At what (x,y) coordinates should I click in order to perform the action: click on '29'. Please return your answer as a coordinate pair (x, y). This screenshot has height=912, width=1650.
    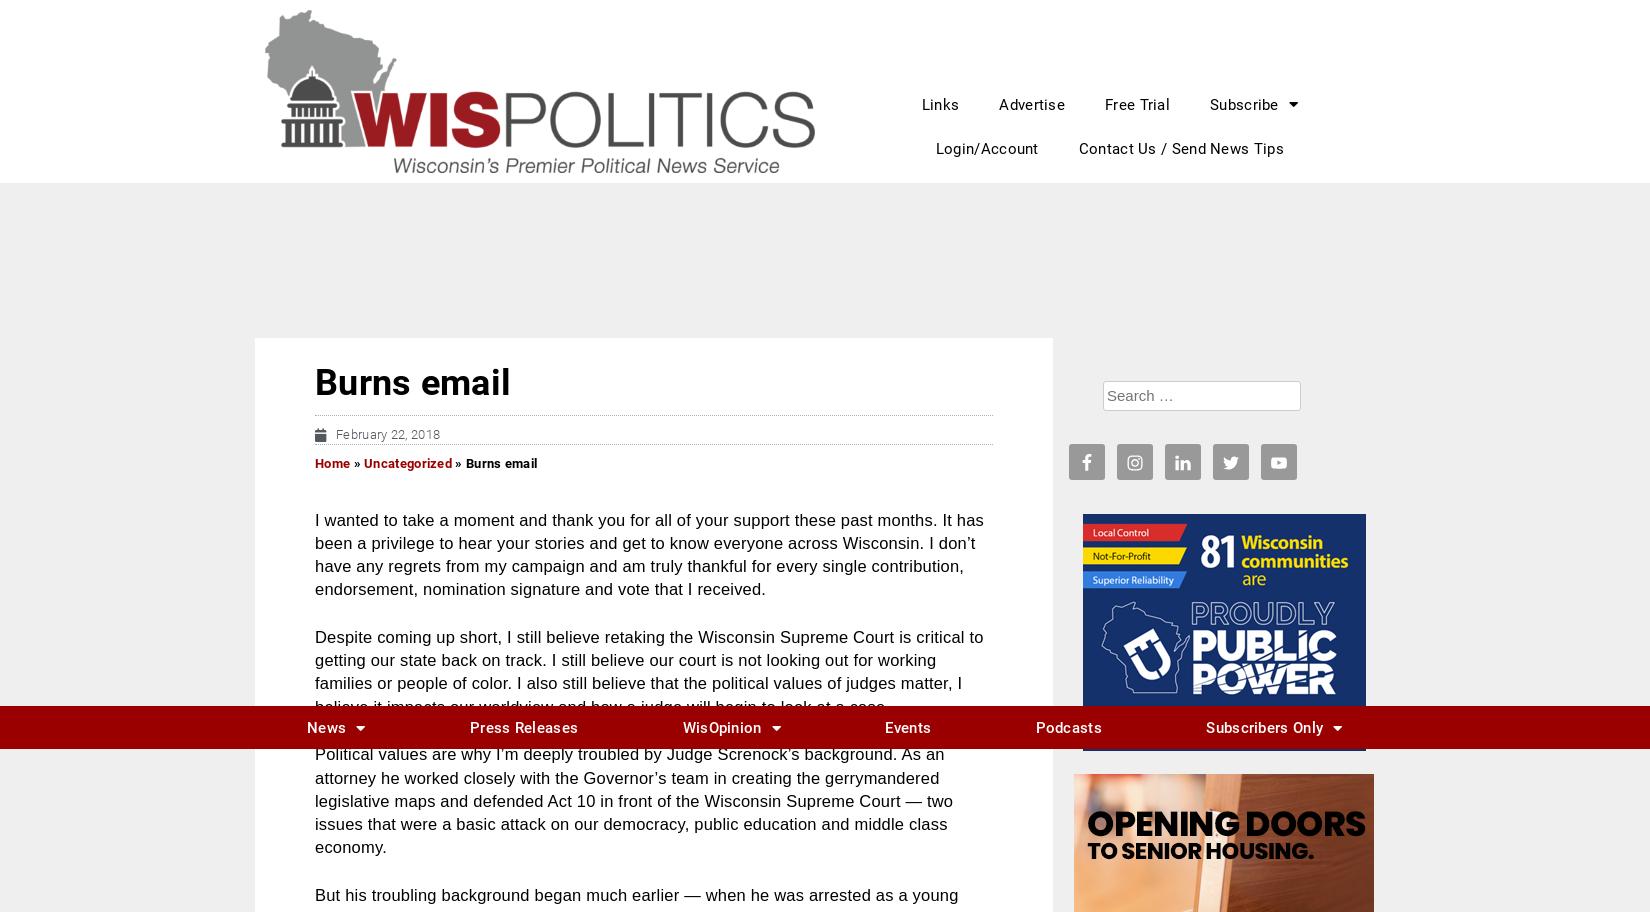
    Looking at the image, I should click on (1094, 416).